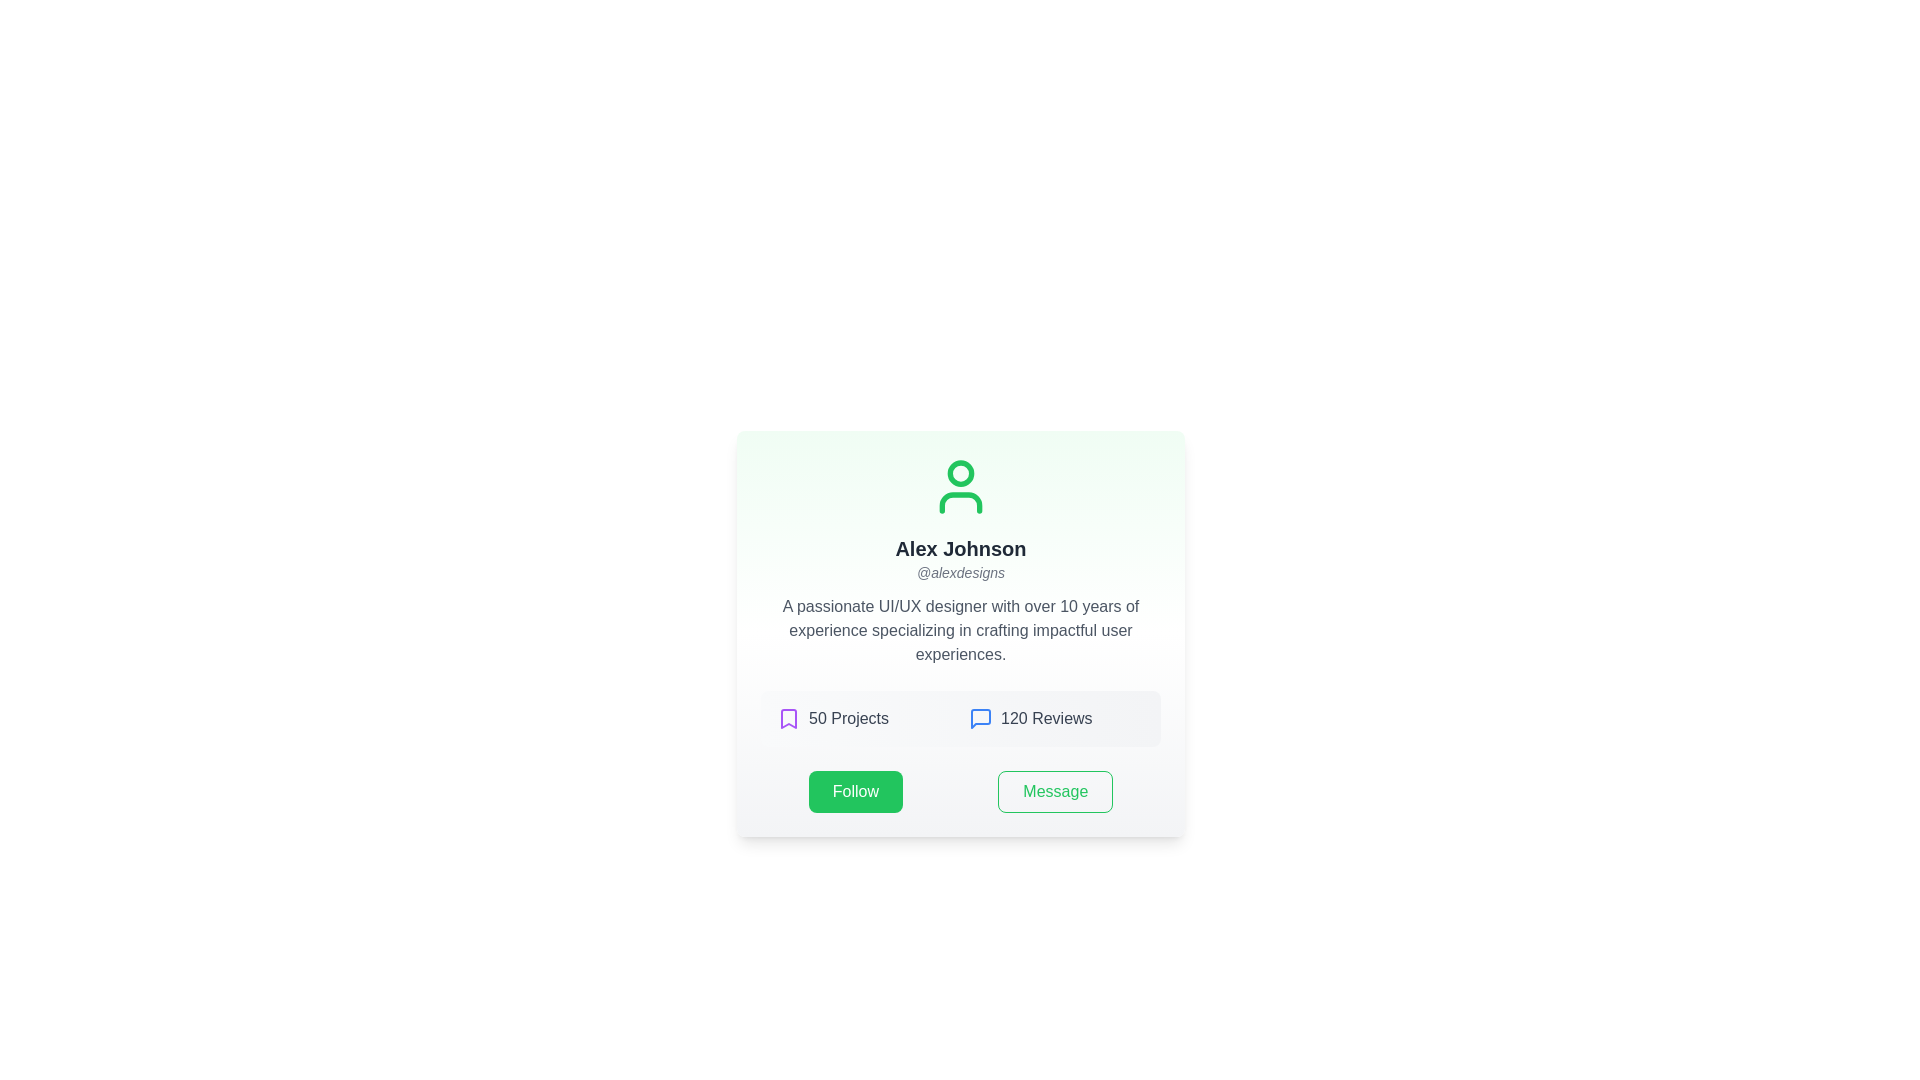 This screenshot has width=1920, height=1080. Describe the element at coordinates (960, 473) in the screenshot. I see `the green circular icon representing the user profile image located at the top-center of the interface above the text 'Alex Johnson'` at that location.